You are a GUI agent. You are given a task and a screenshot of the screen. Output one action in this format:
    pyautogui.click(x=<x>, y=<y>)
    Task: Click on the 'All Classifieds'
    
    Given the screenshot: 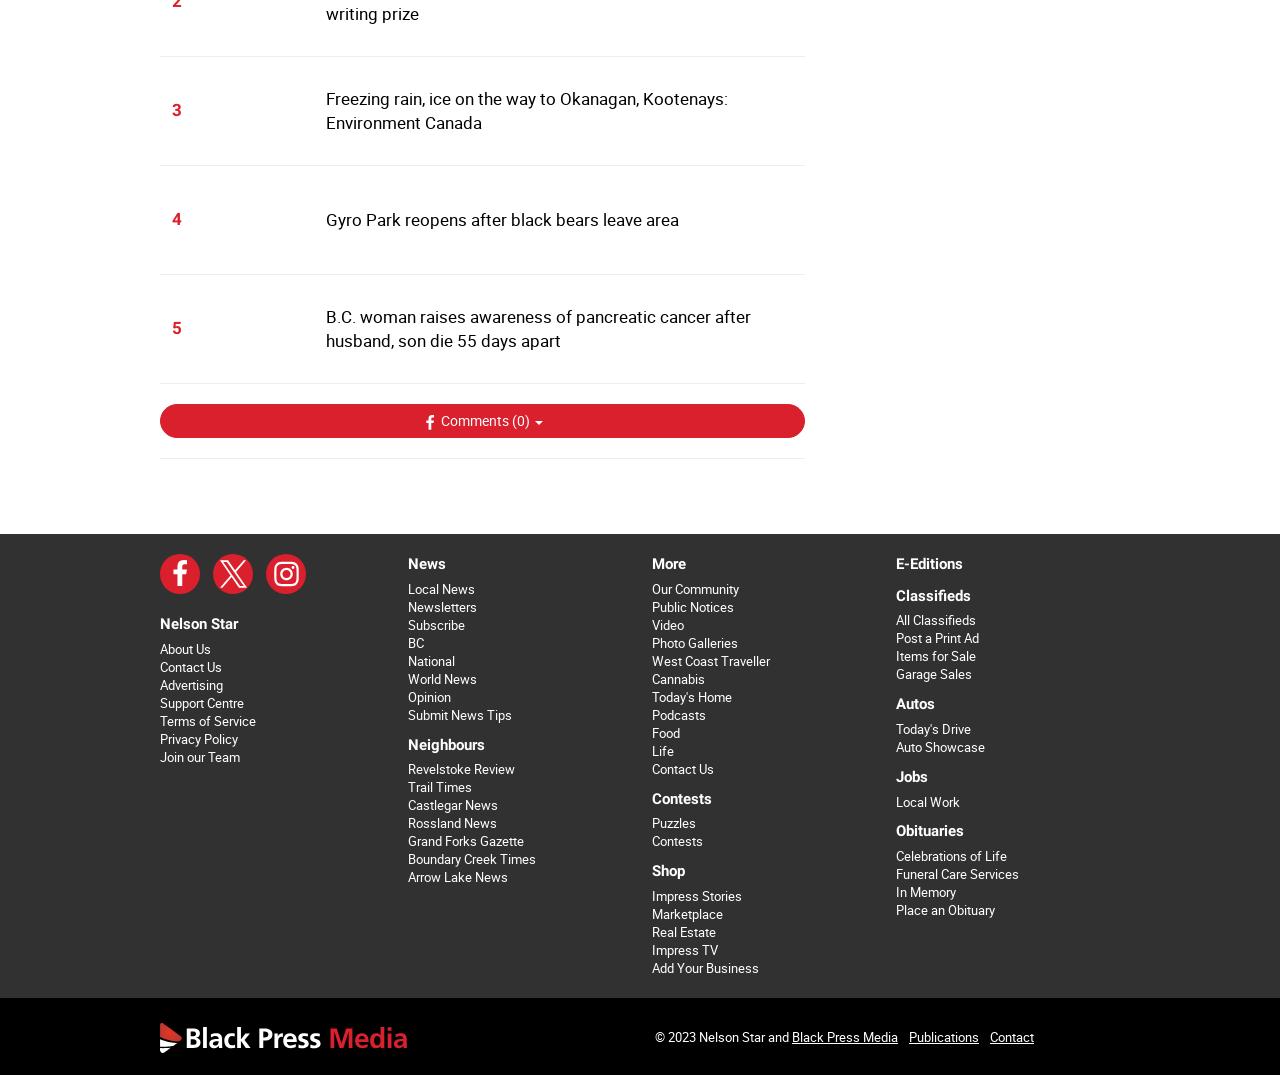 What is the action you would take?
    pyautogui.click(x=934, y=619)
    